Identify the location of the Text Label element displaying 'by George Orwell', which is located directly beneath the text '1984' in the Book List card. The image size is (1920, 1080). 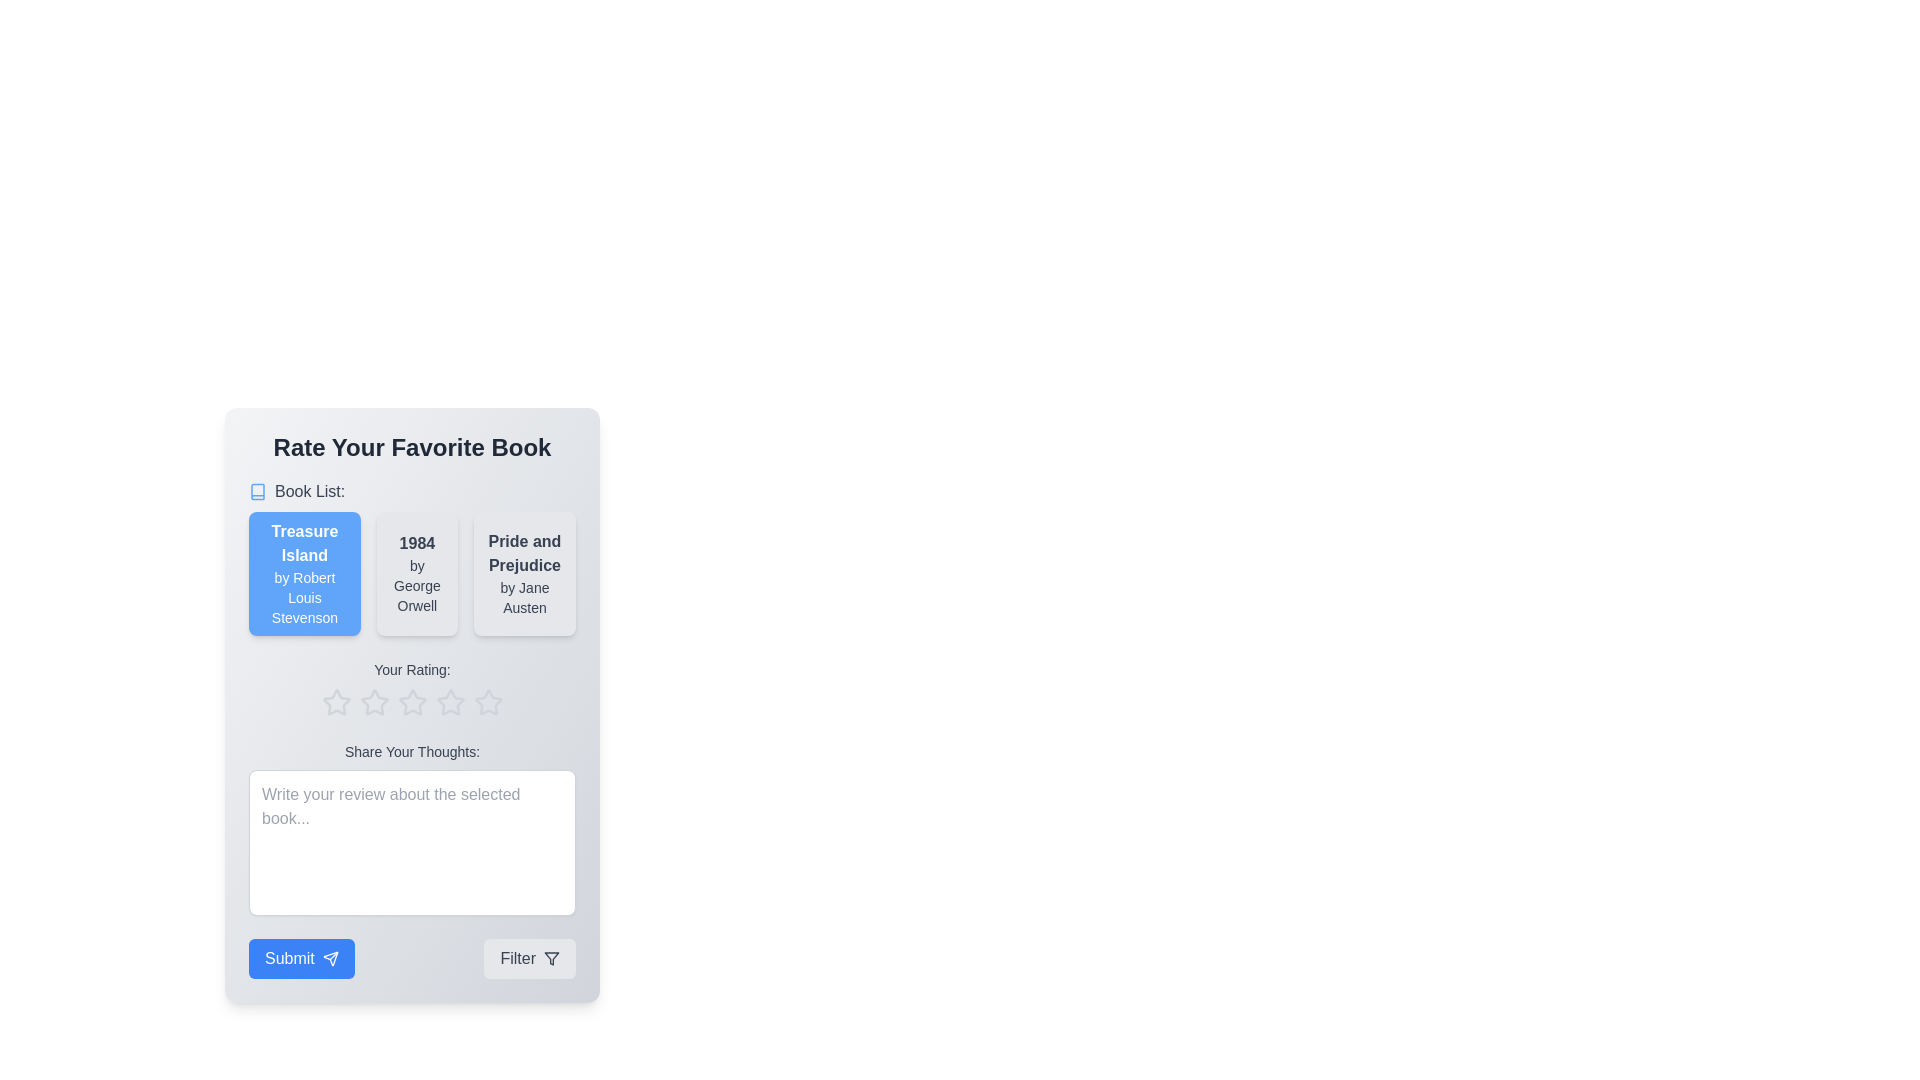
(416, 585).